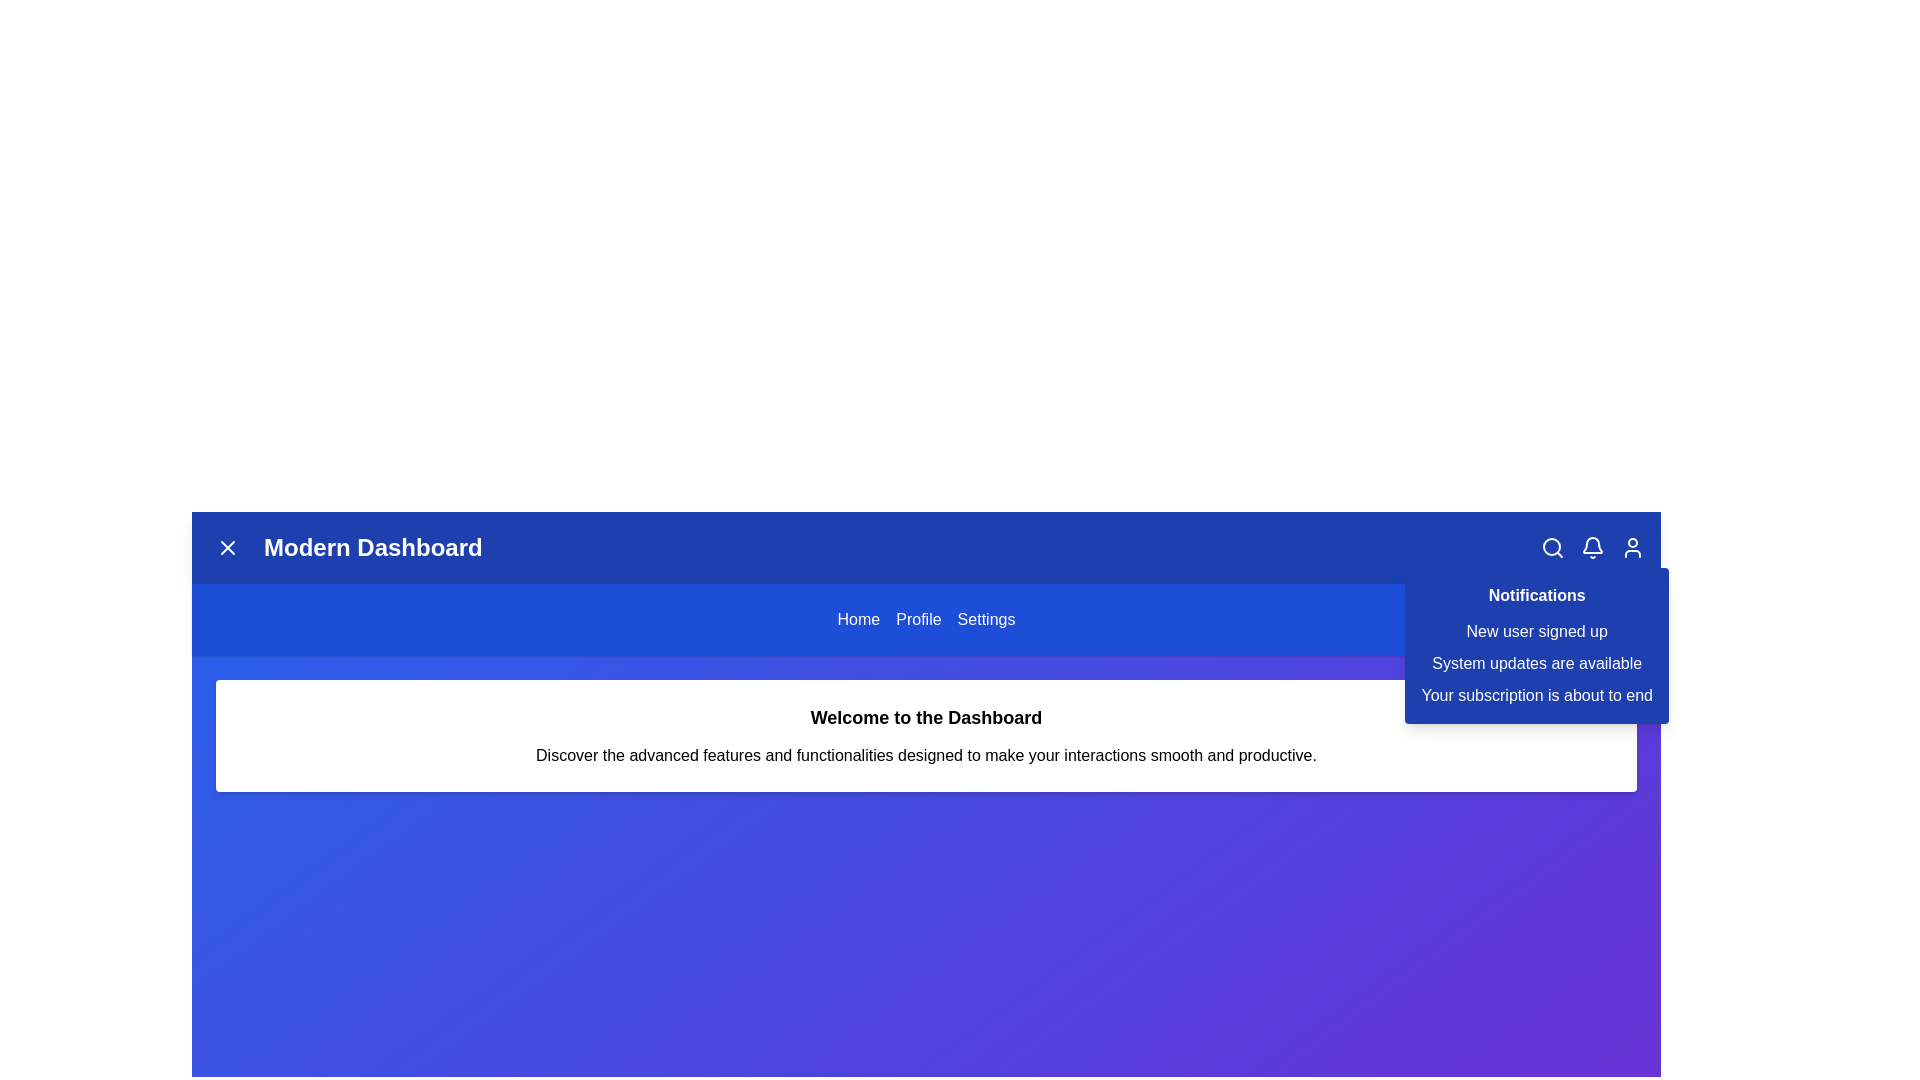 The height and width of the screenshot is (1080, 1920). What do you see at coordinates (227, 547) in the screenshot?
I see `menu toggle button in the app bar to toggle the menu visibility` at bounding box center [227, 547].